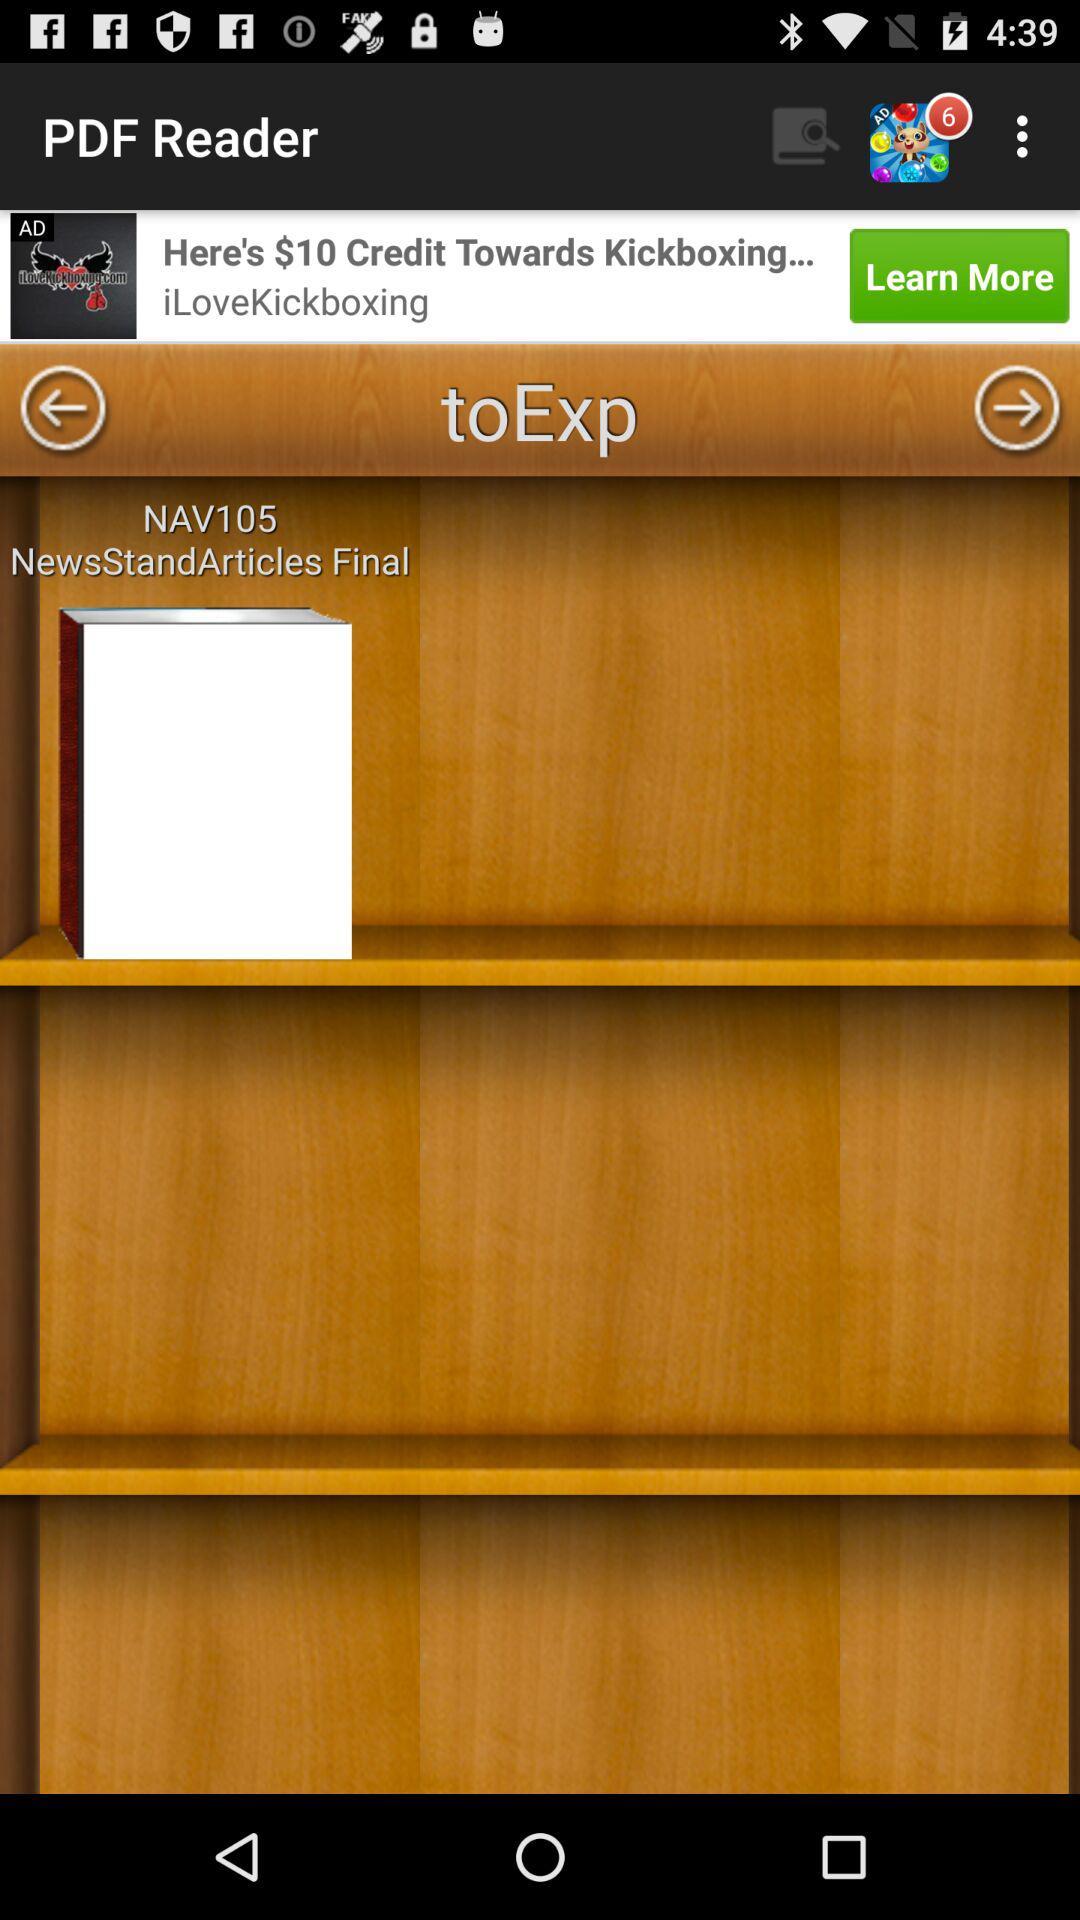  I want to click on sea booking, so click(72, 274).